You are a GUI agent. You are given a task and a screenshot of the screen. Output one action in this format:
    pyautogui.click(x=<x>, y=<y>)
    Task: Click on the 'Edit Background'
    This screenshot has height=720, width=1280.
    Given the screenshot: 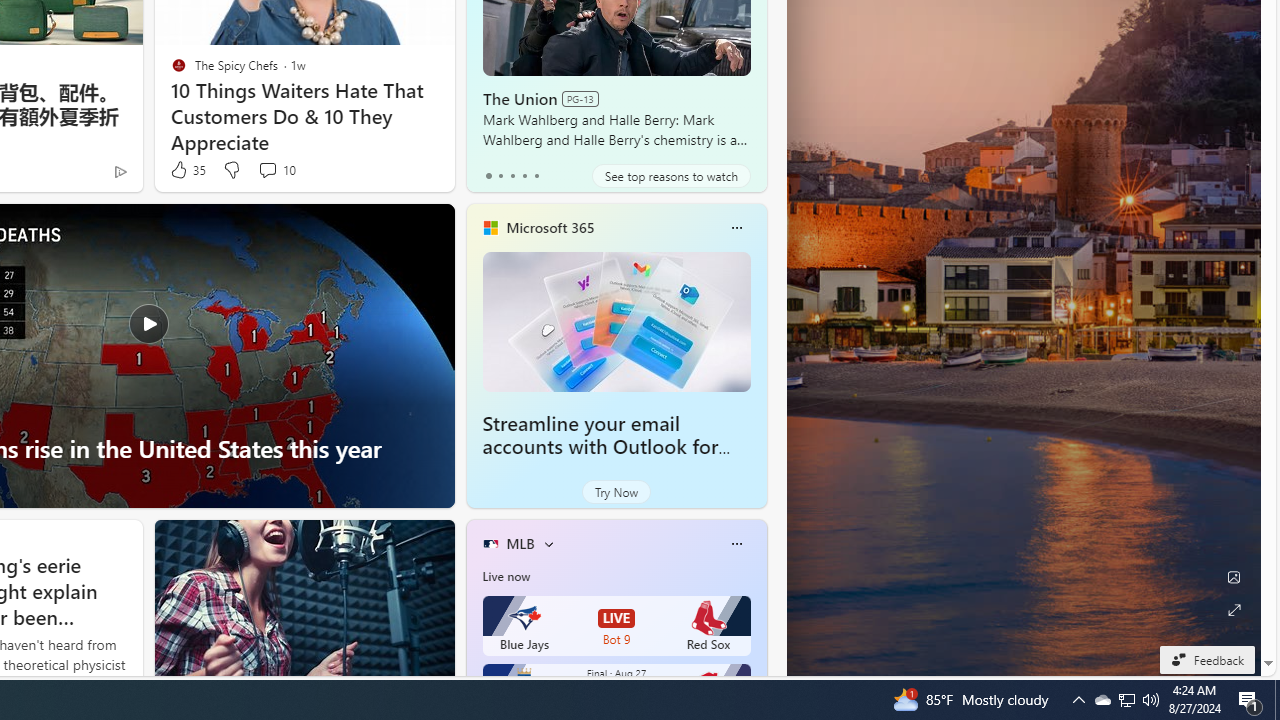 What is the action you would take?
    pyautogui.click(x=1232, y=577)
    